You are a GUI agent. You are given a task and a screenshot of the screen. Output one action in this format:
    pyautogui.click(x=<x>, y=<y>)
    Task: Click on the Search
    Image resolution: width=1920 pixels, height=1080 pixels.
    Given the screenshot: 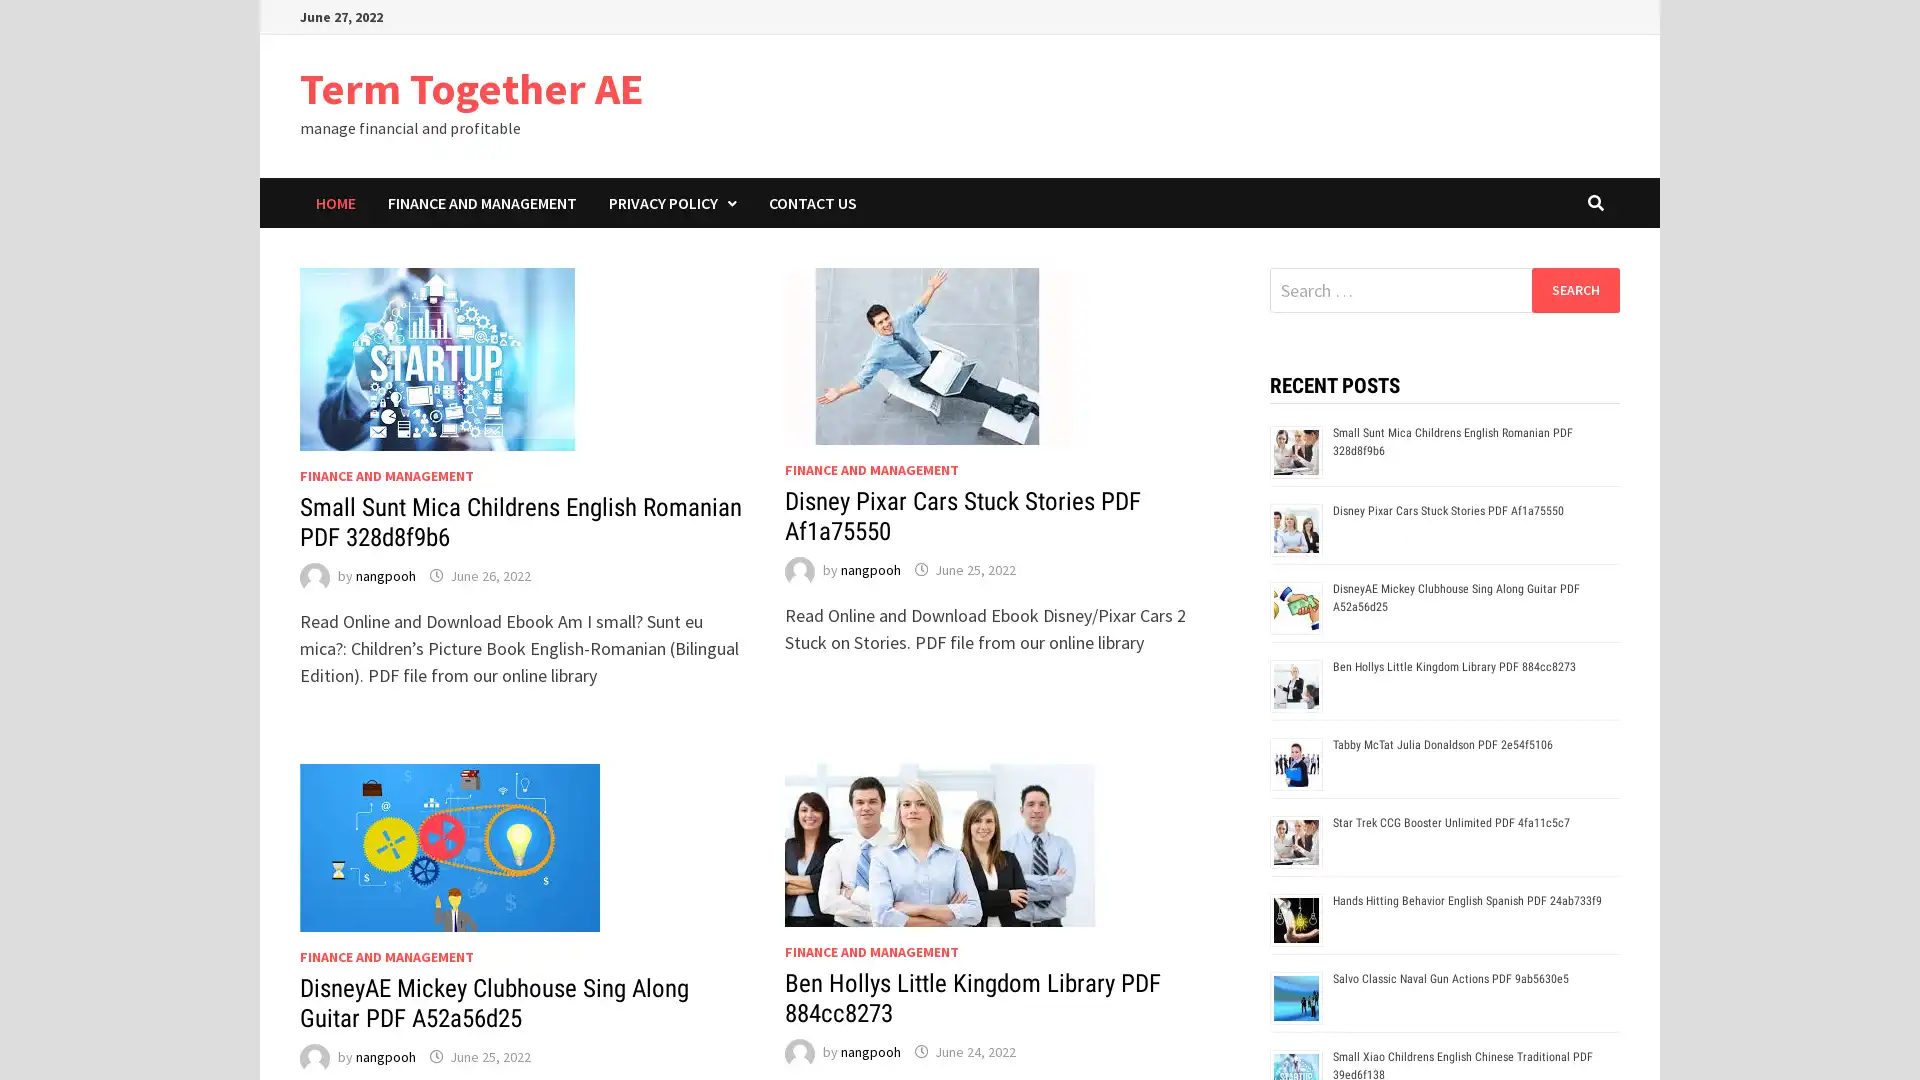 What is the action you would take?
    pyautogui.click(x=1574, y=289)
    